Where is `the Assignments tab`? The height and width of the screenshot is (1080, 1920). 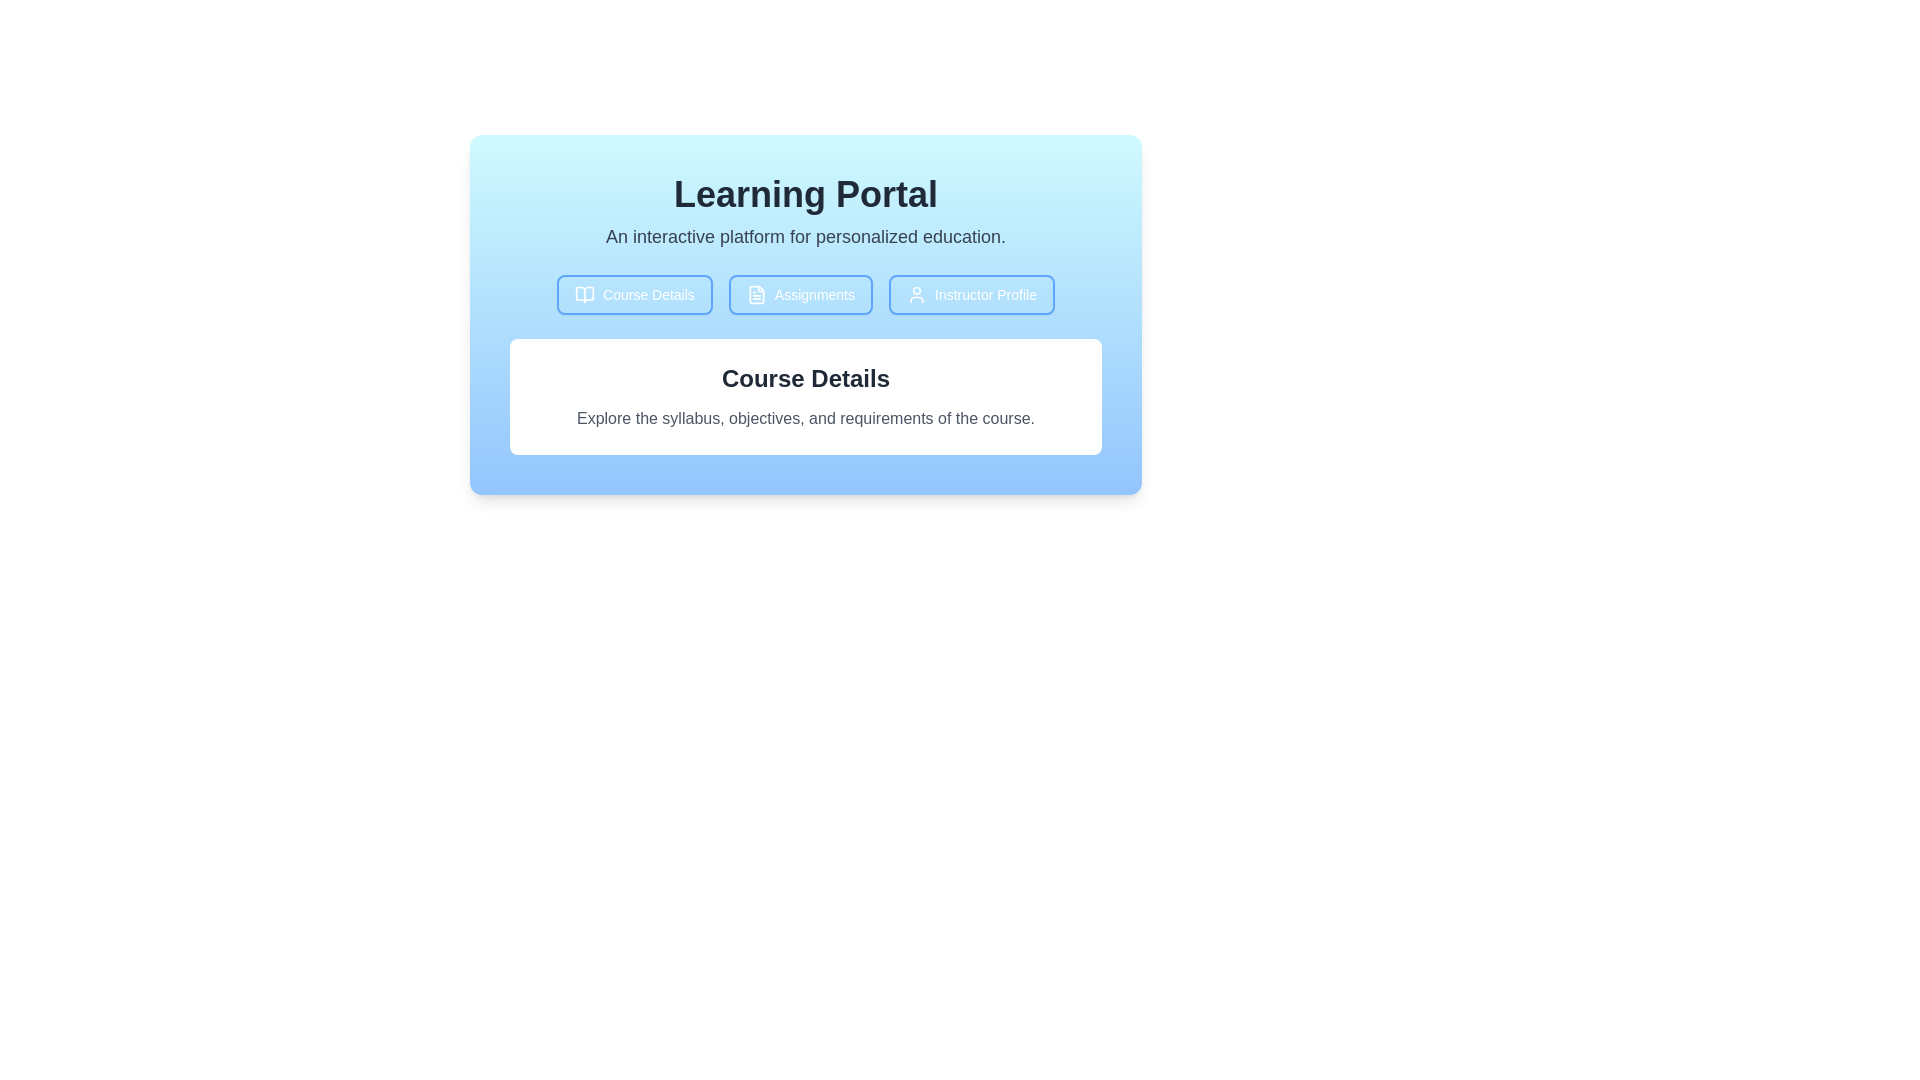 the Assignments tab is located at coordinates (801, 294).